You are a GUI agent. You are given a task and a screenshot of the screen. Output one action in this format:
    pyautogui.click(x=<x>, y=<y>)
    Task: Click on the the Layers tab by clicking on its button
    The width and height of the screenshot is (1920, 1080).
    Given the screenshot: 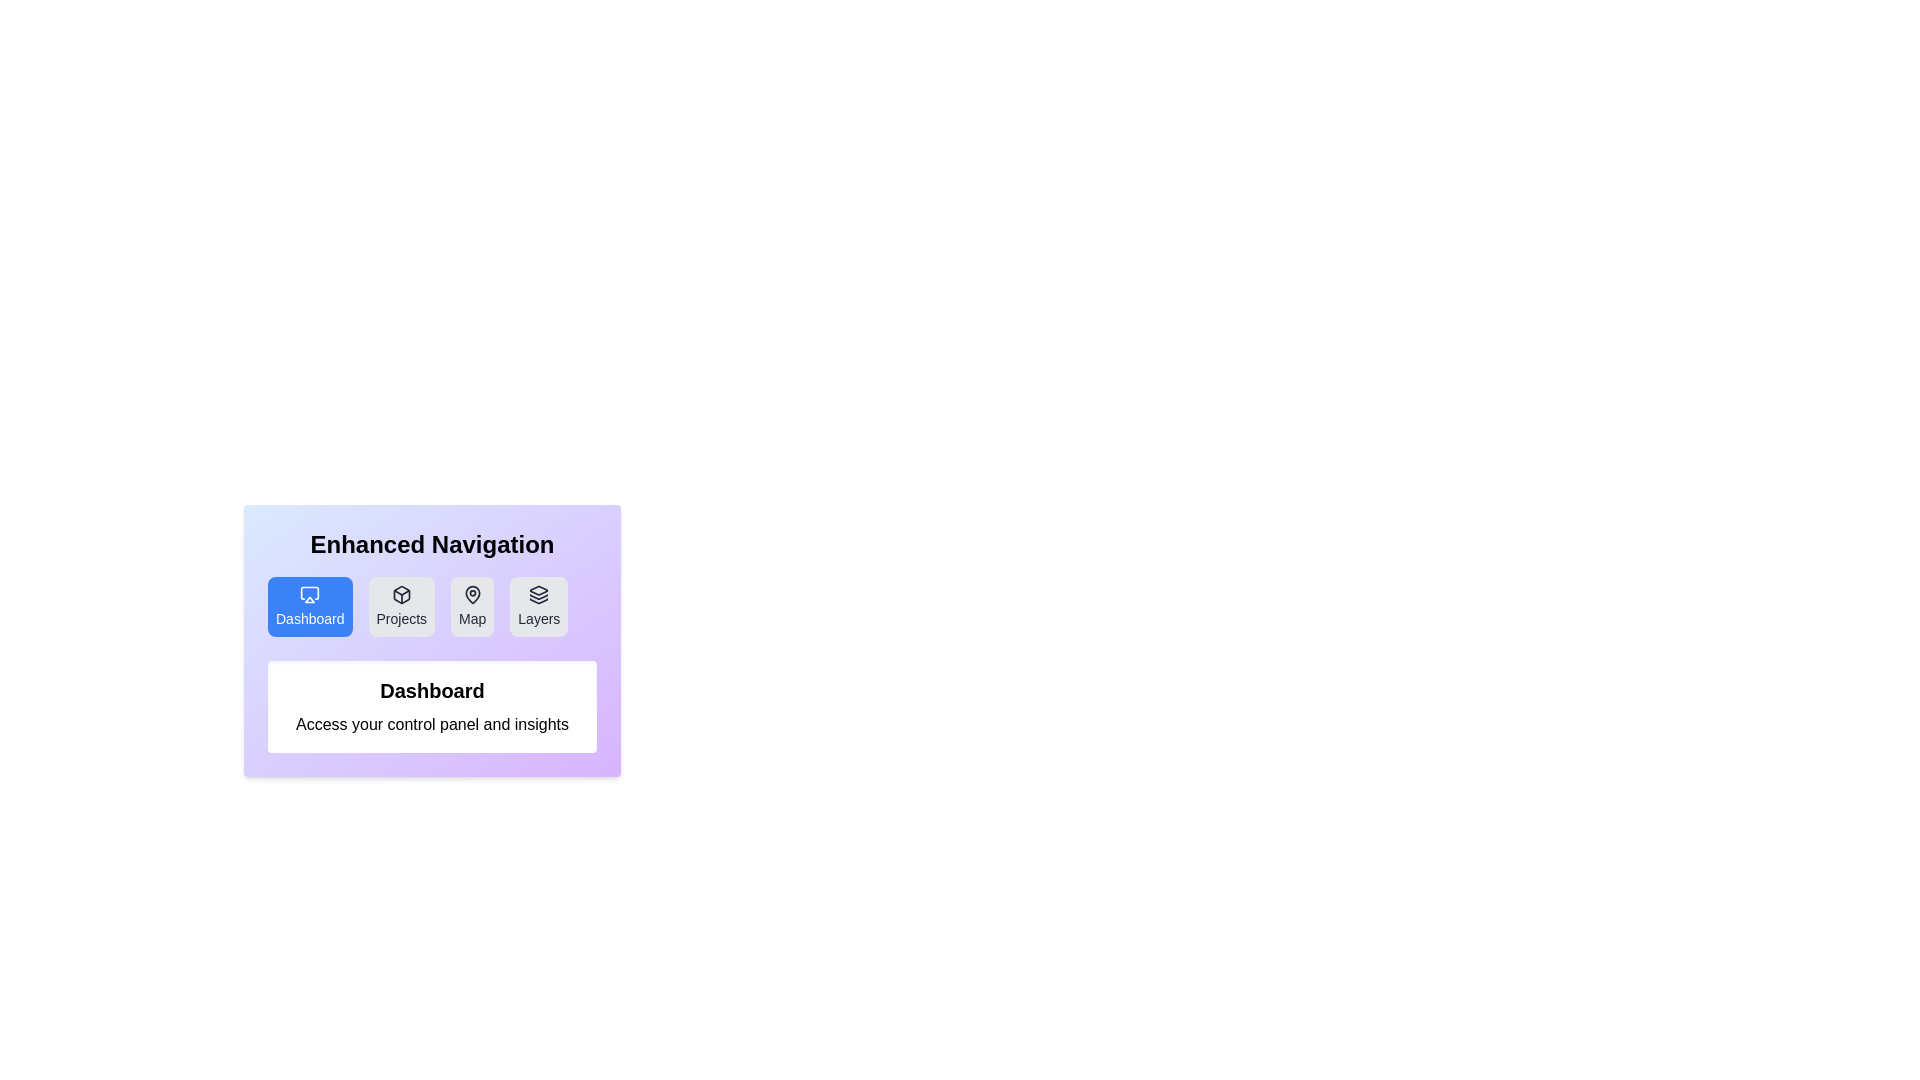 What is the action you would take?
    pyautogui.click(x=539, y=605)
    